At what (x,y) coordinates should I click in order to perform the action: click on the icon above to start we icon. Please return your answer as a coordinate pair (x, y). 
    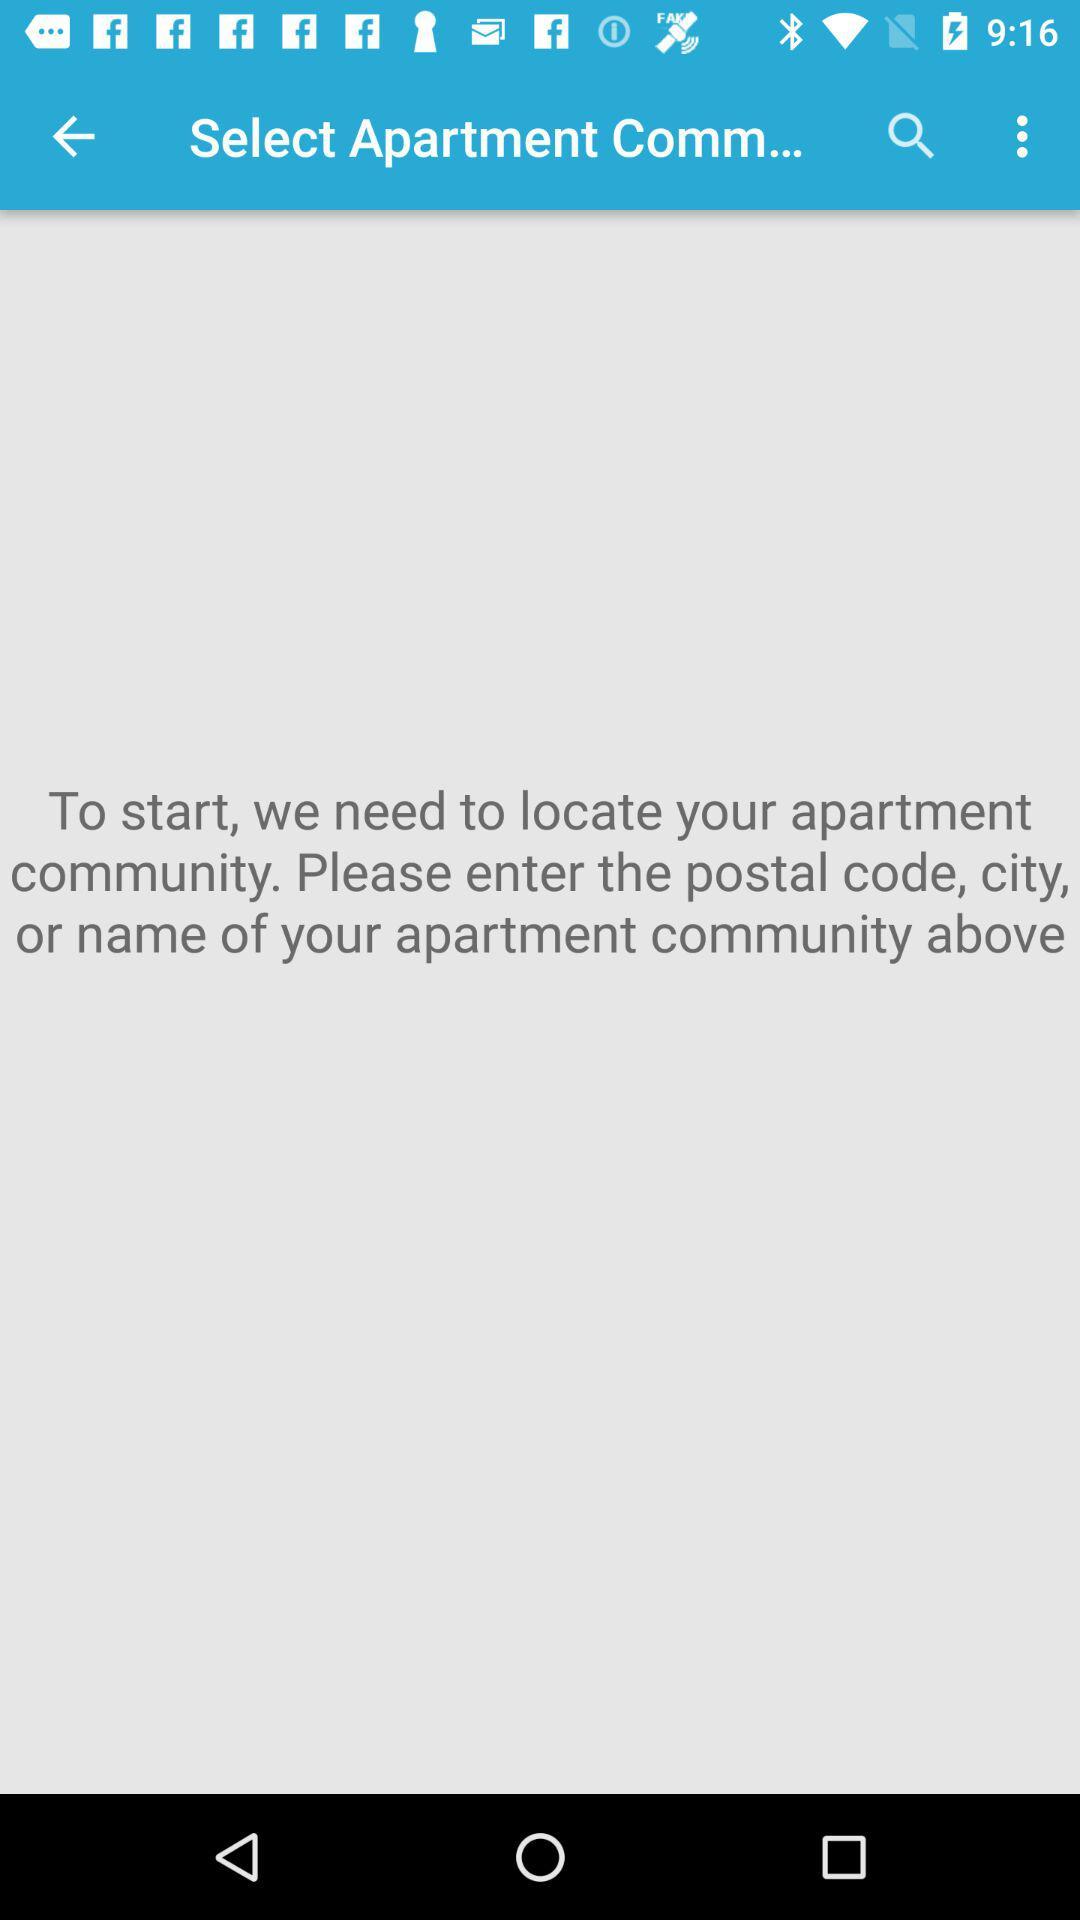
    Looking at the image, I should click on (72, 135).